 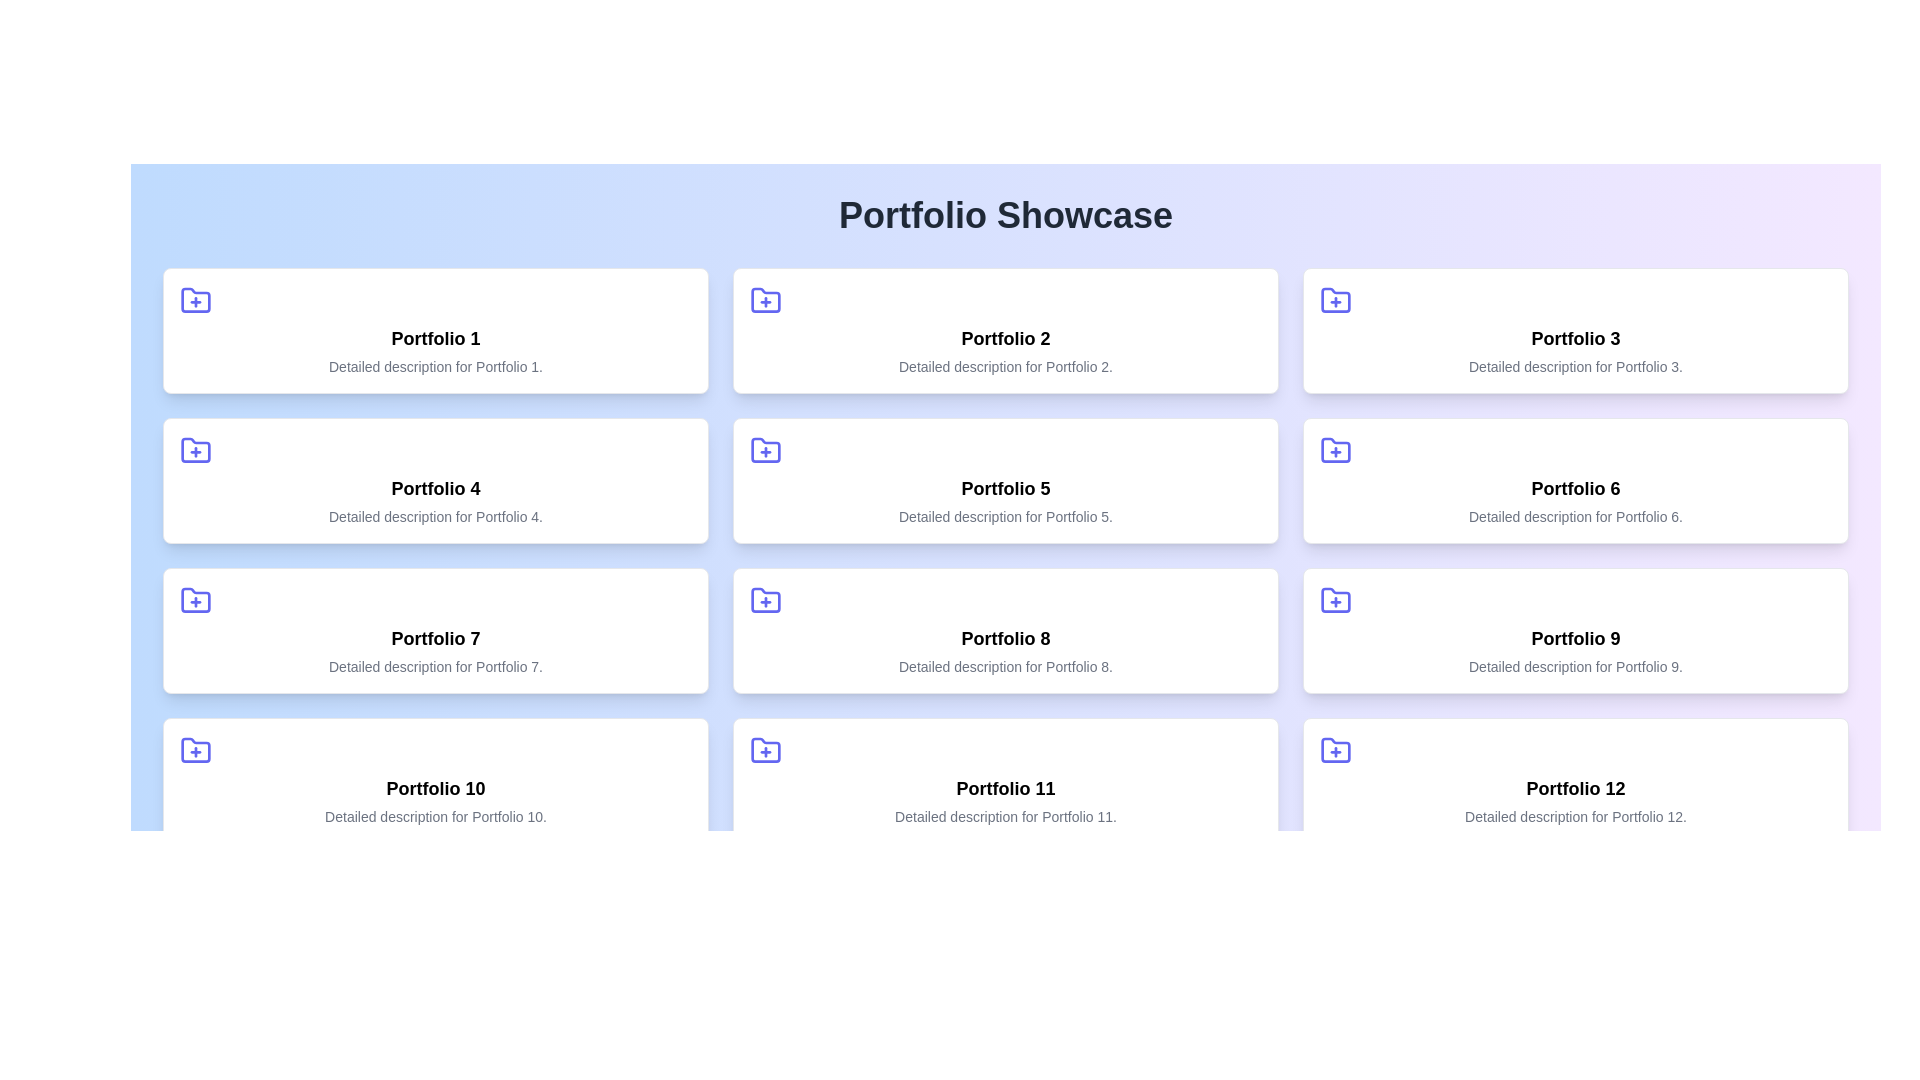 I want to click on the Static Text element displaying 'Portfolio 1', which identifies the current card in the portfolio grid, so click(x=435, y=338).